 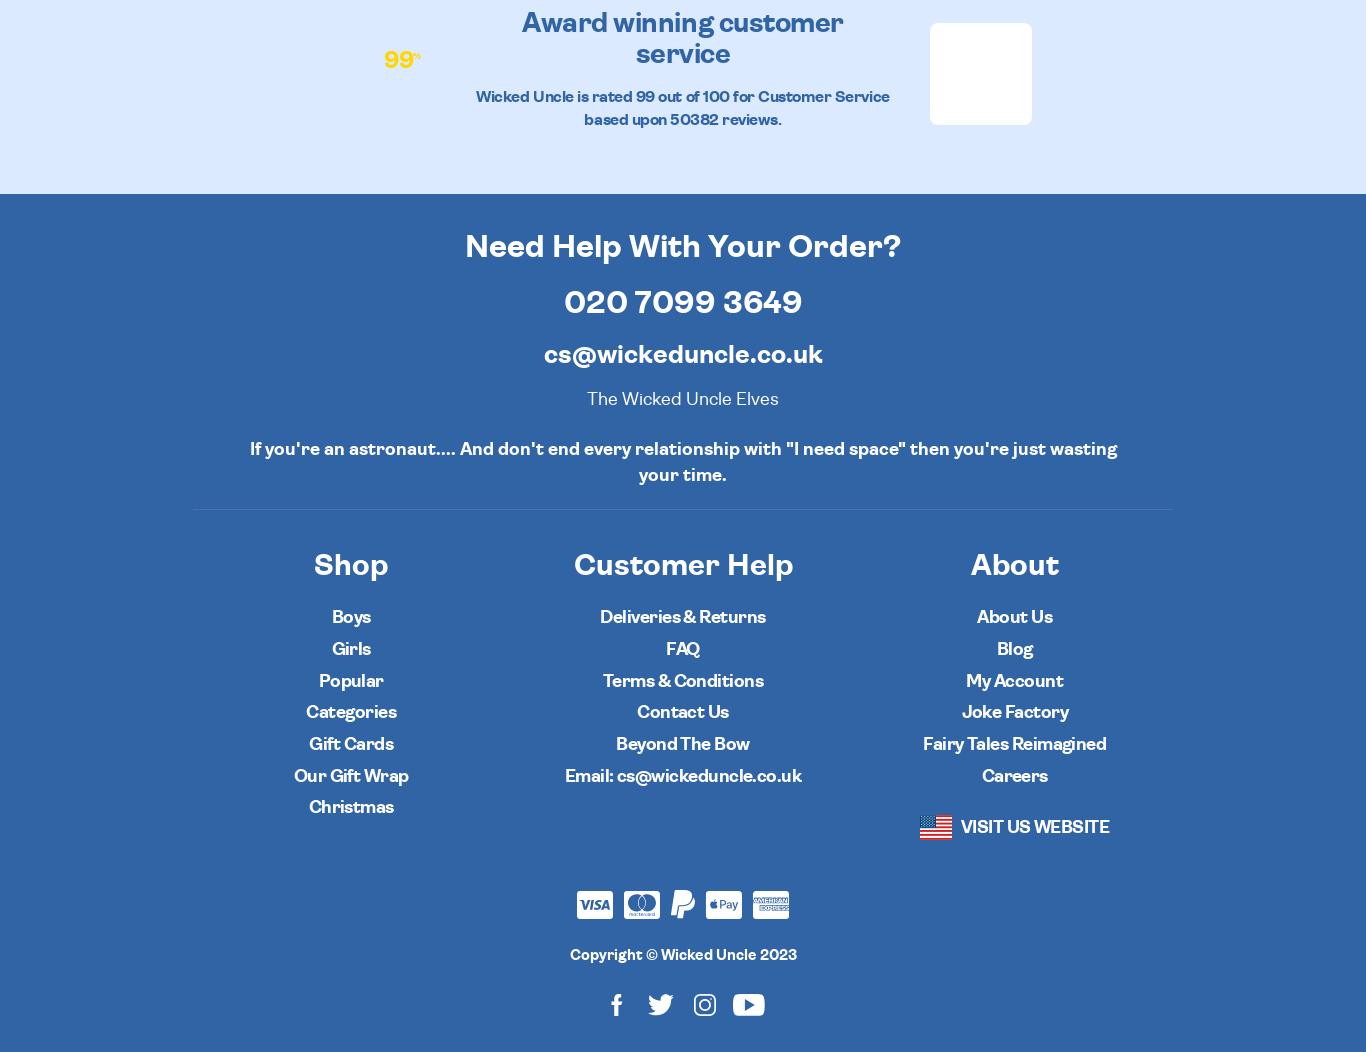 What do you see at coordinates (681, 774) in the screenshot?
I see `'Email: cs@wickeduncle.co.uk'` at bounding box center [681, 774].